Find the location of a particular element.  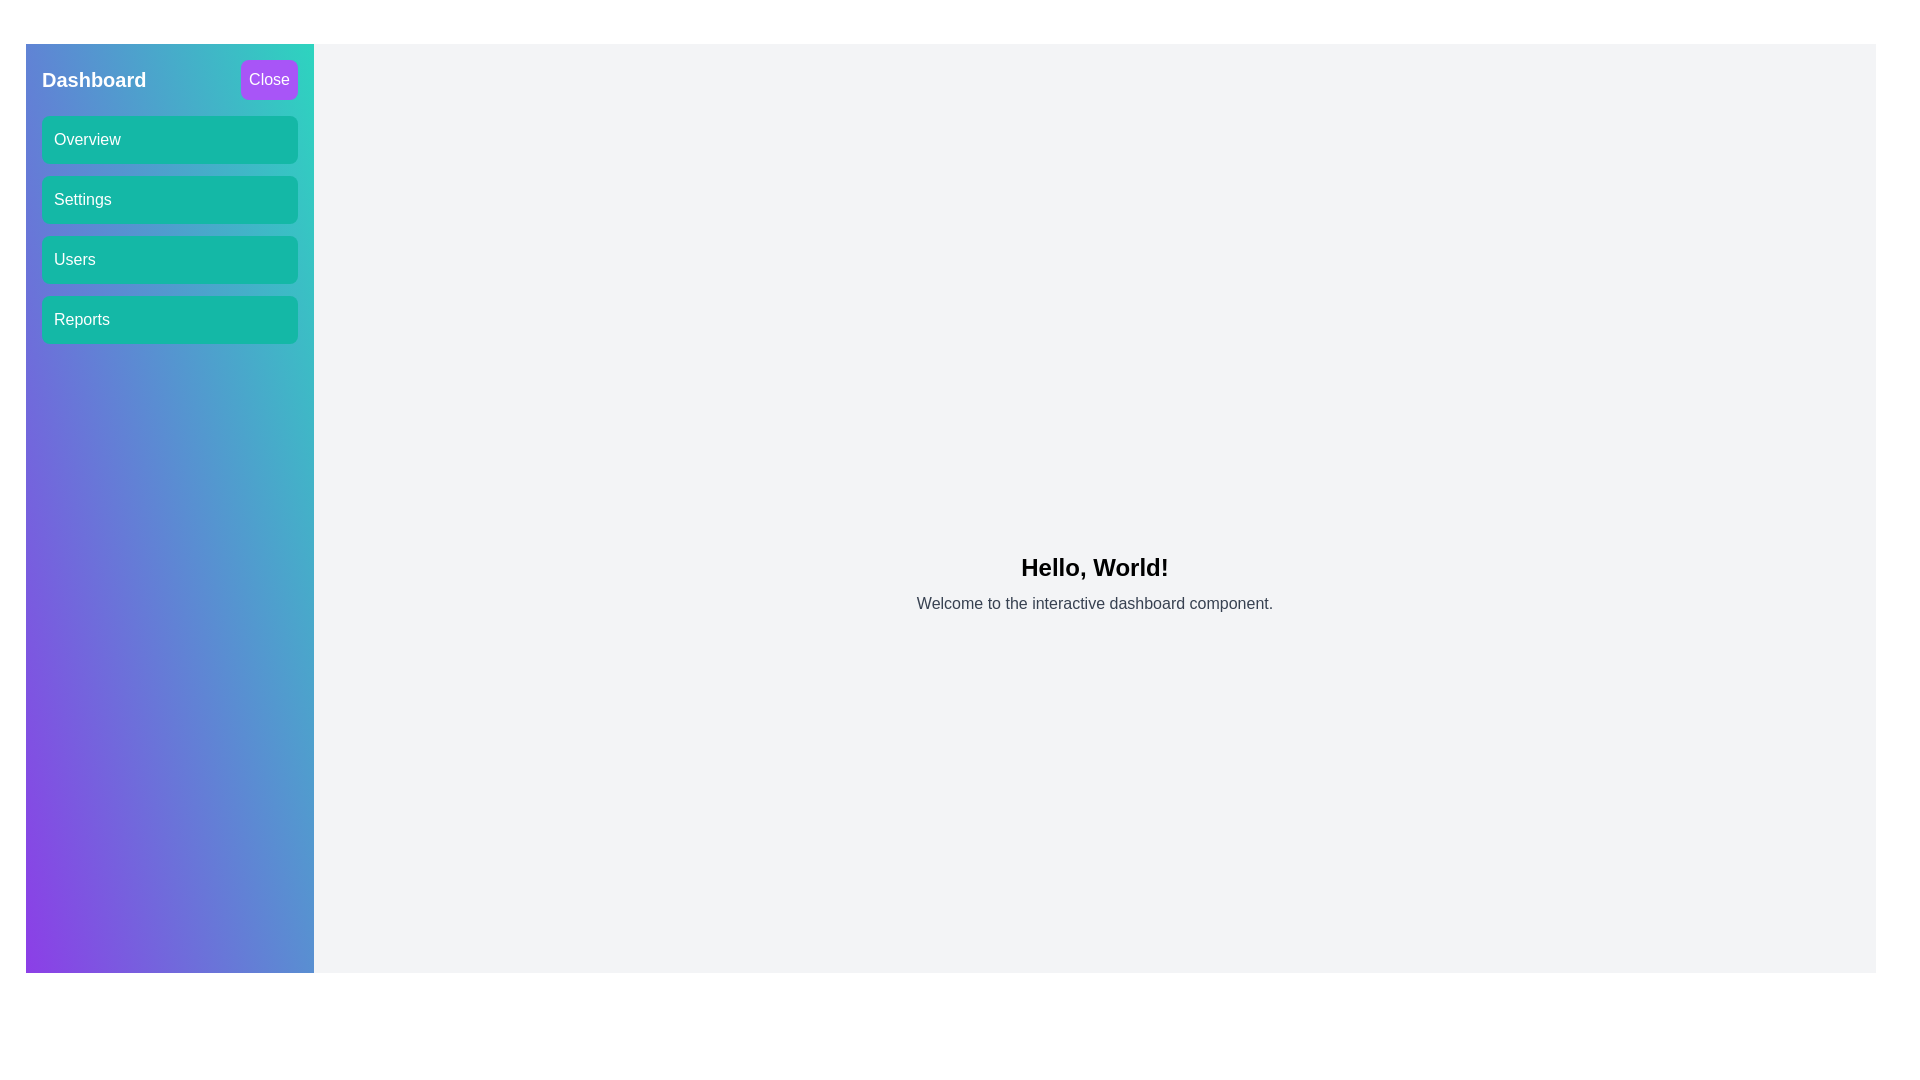

the menu button labeled Overview to navigate to the corresponding section is located at coordinates (169, 138).